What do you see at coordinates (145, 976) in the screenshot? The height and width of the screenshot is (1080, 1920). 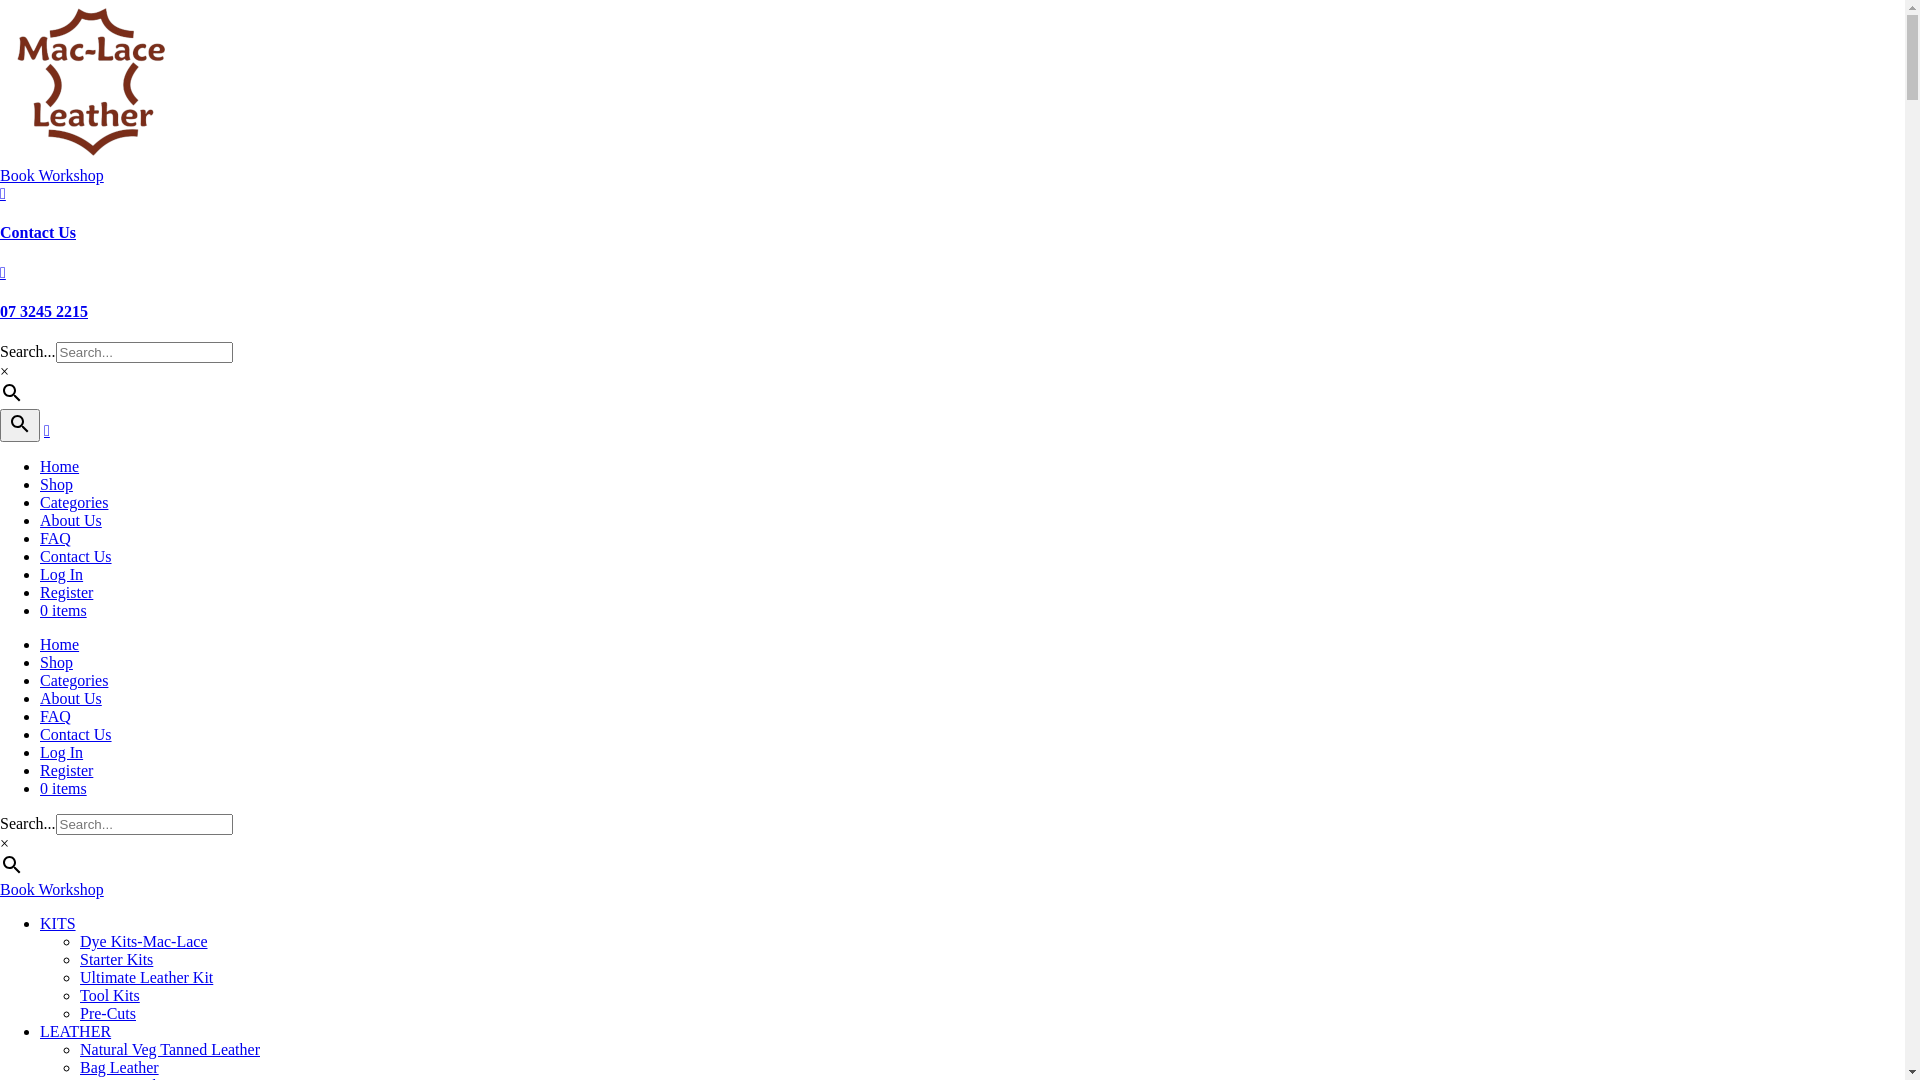 I see `'Ultimate Leather Kit'` at bounding box center [145, 976].